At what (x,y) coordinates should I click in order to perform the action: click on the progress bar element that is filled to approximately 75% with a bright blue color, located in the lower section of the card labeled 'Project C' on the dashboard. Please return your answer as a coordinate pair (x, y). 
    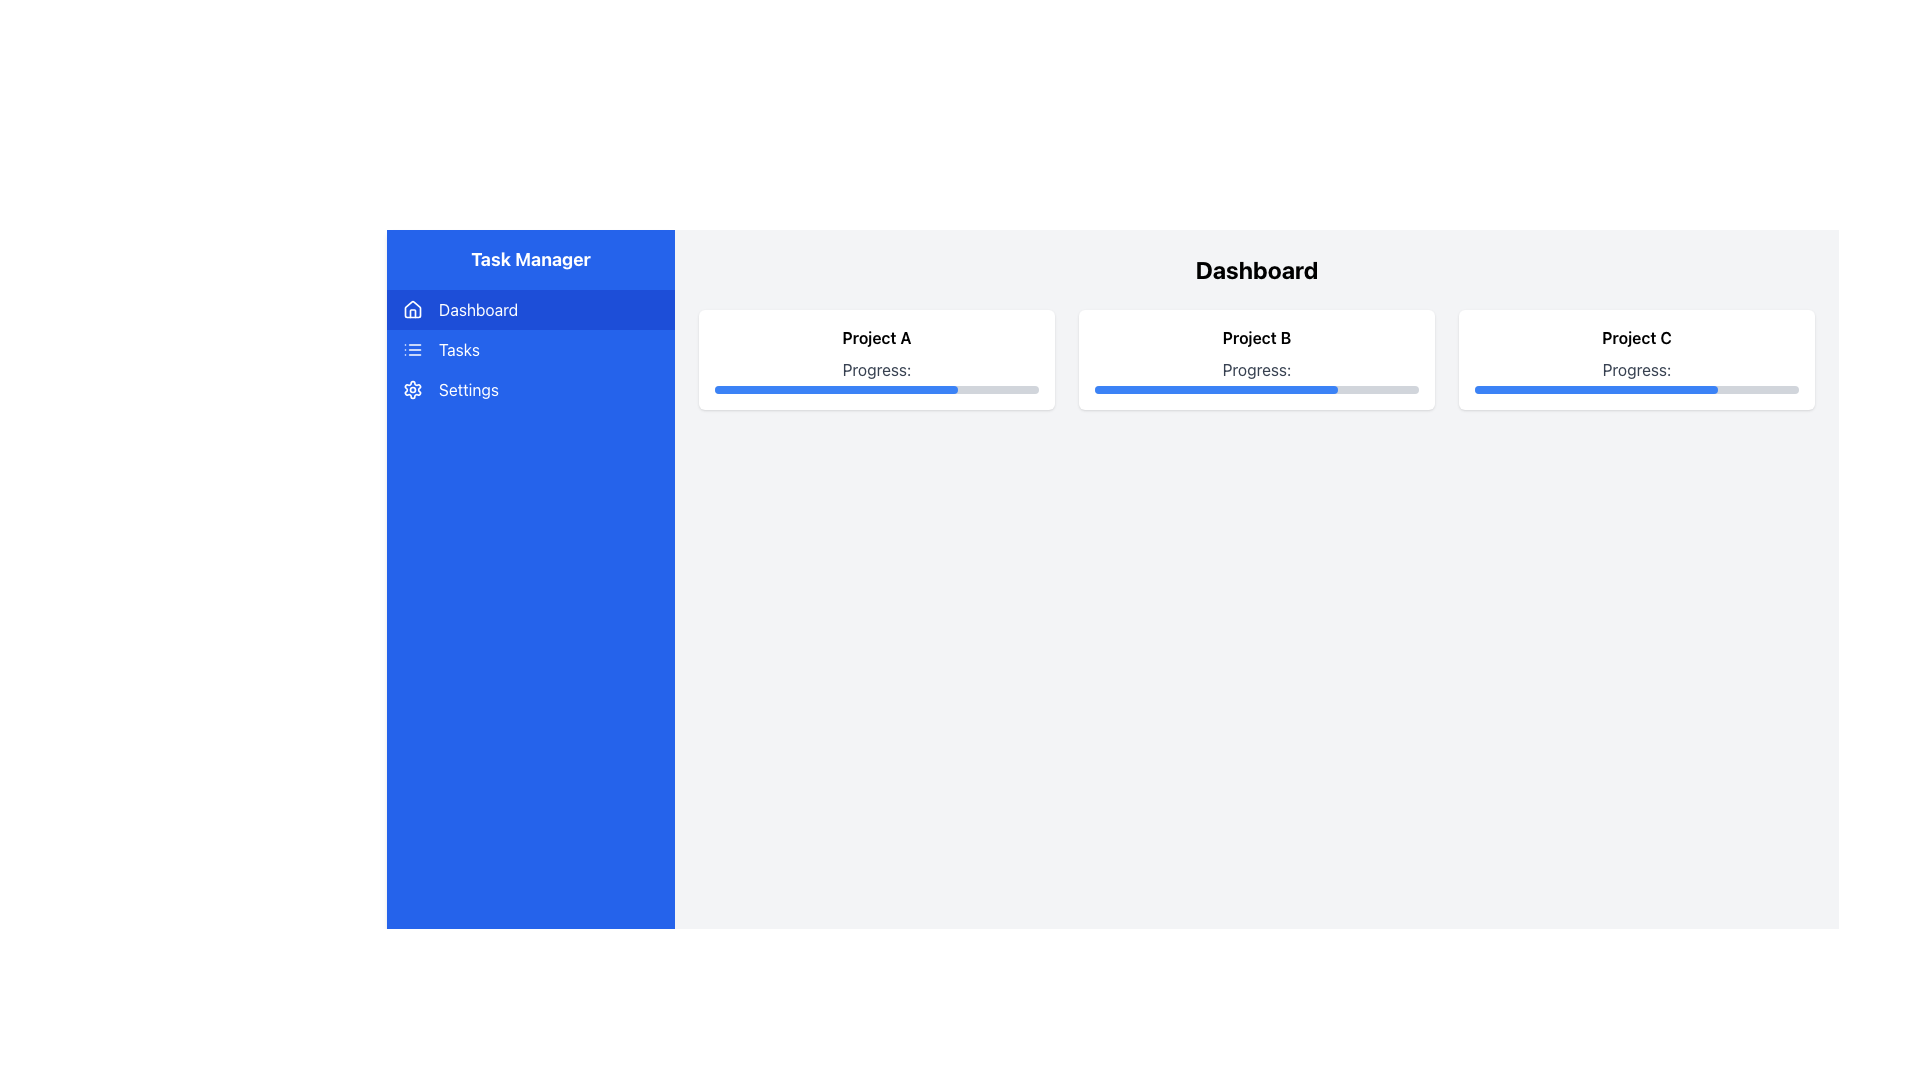
    Looking at the image, I should click on (1595, 389).